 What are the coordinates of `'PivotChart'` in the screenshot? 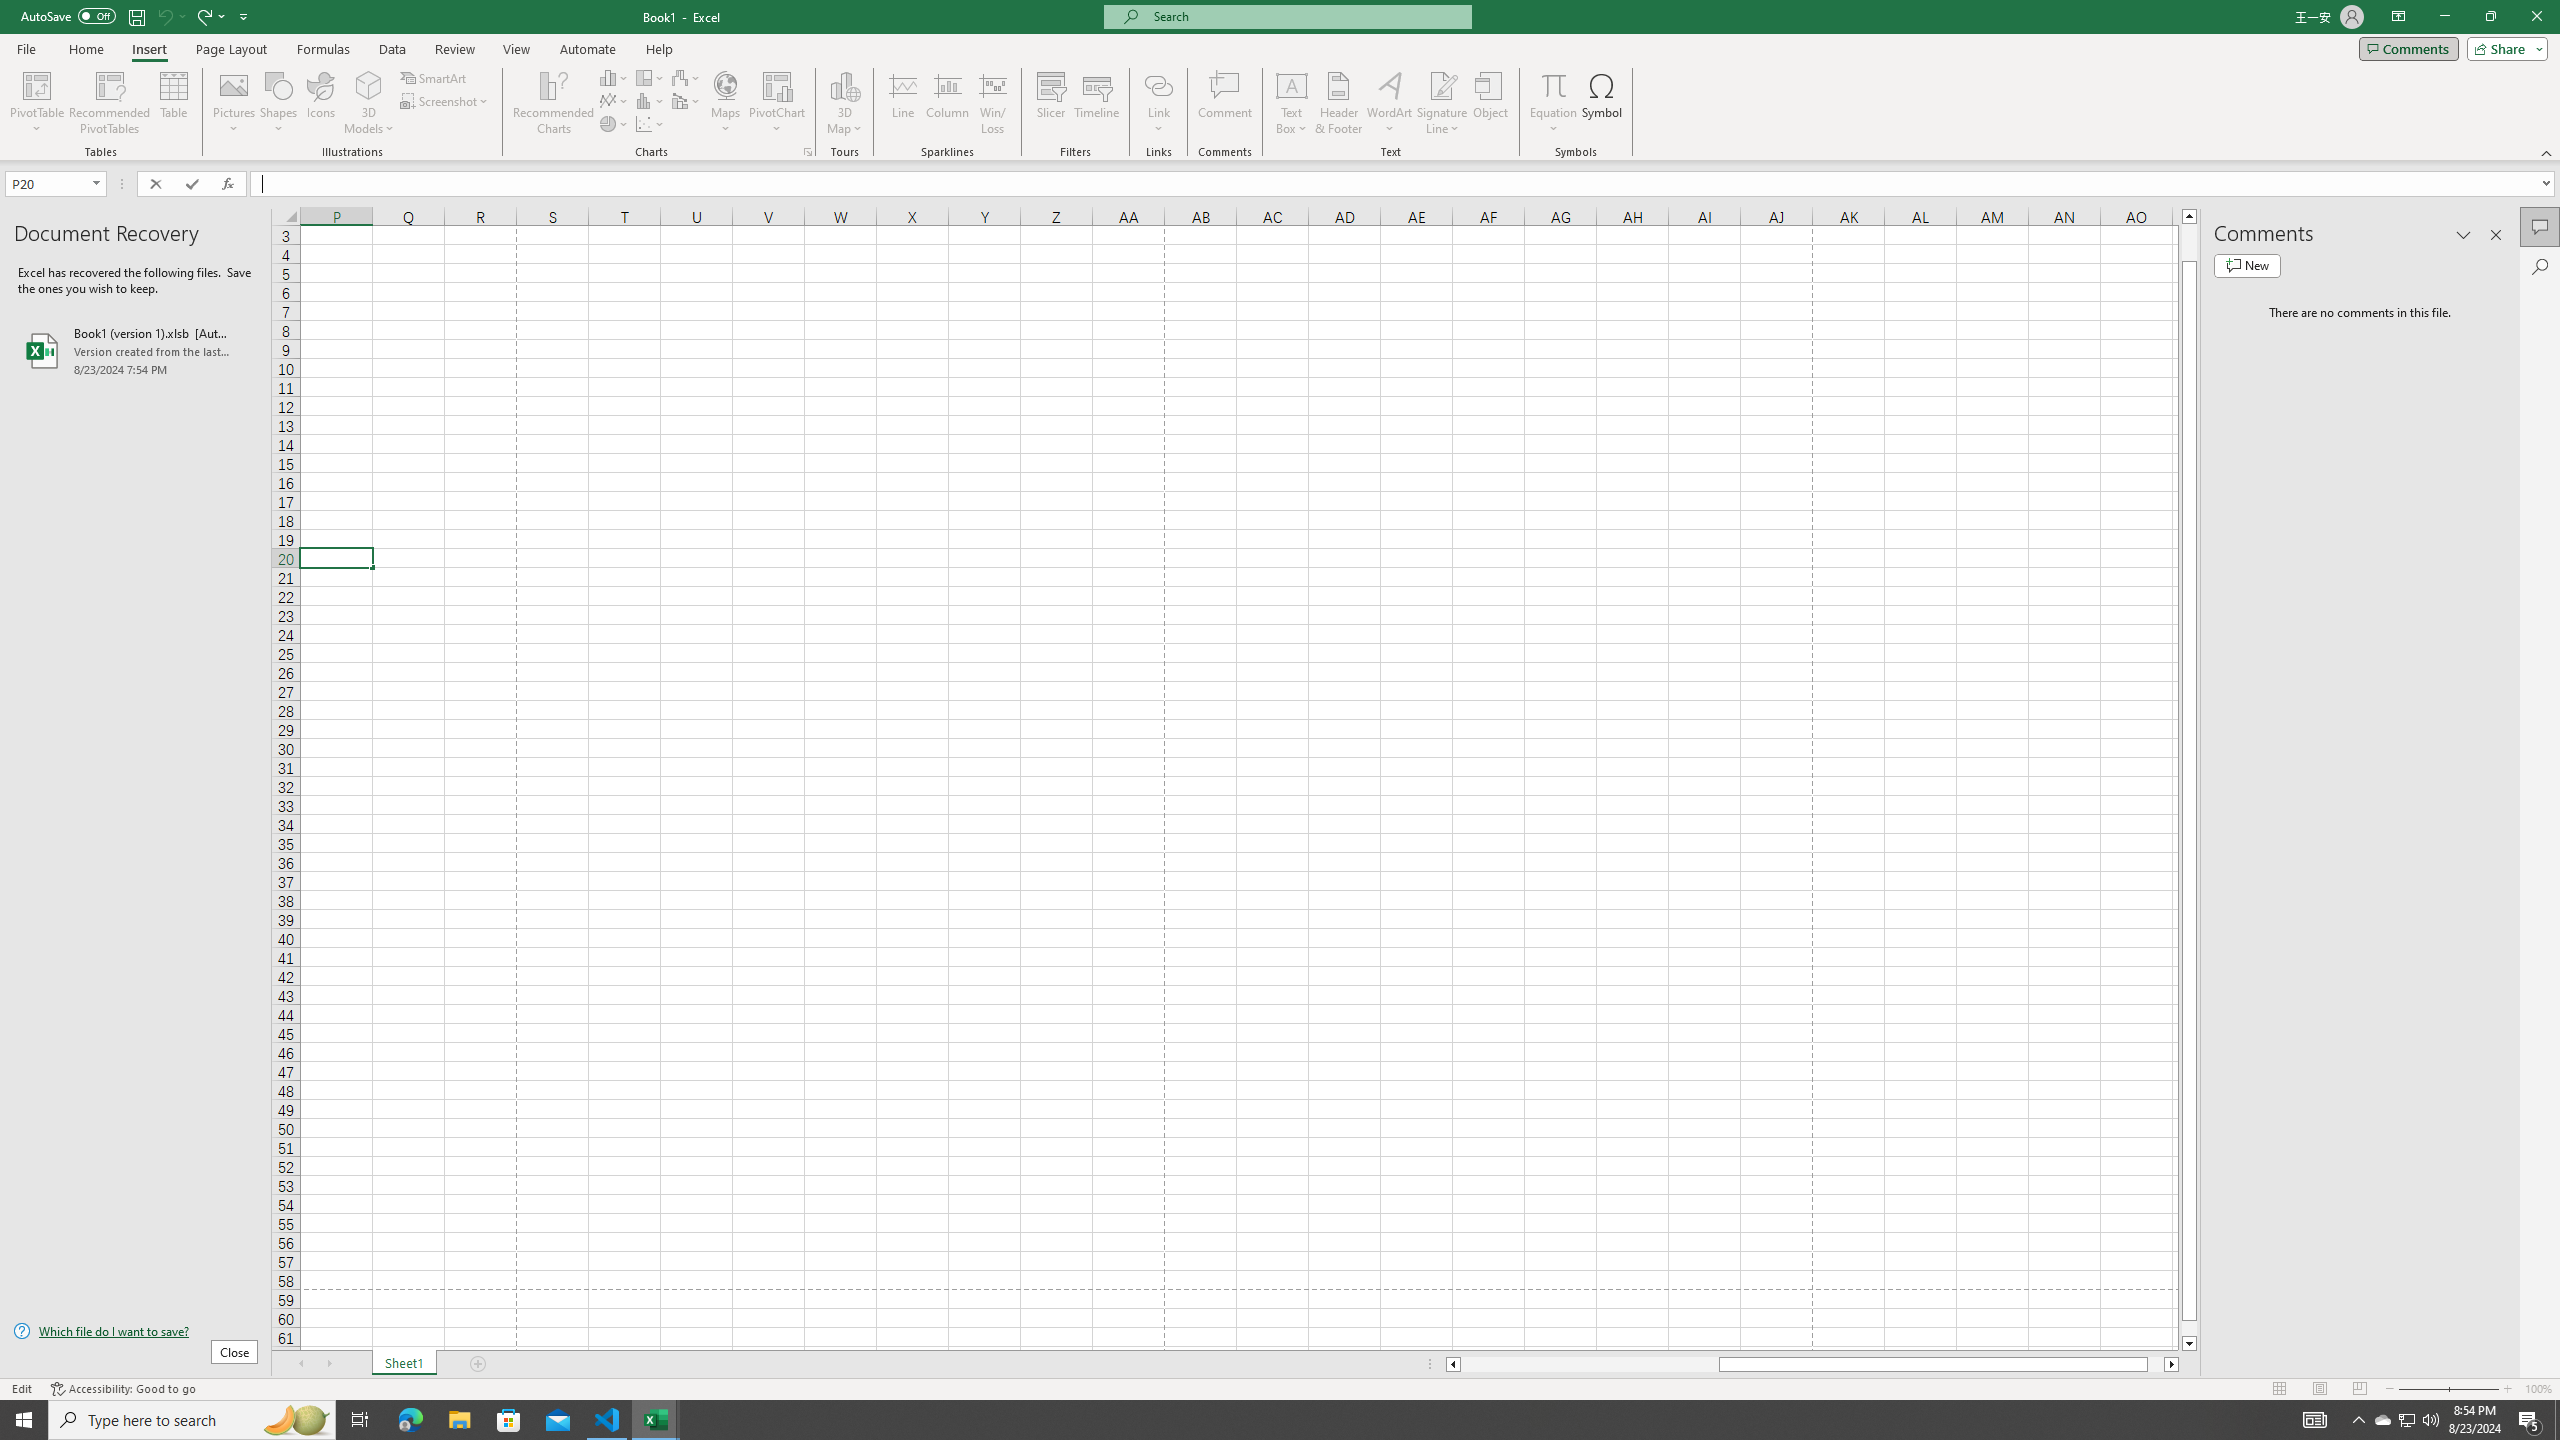 It's located at (778, 103).